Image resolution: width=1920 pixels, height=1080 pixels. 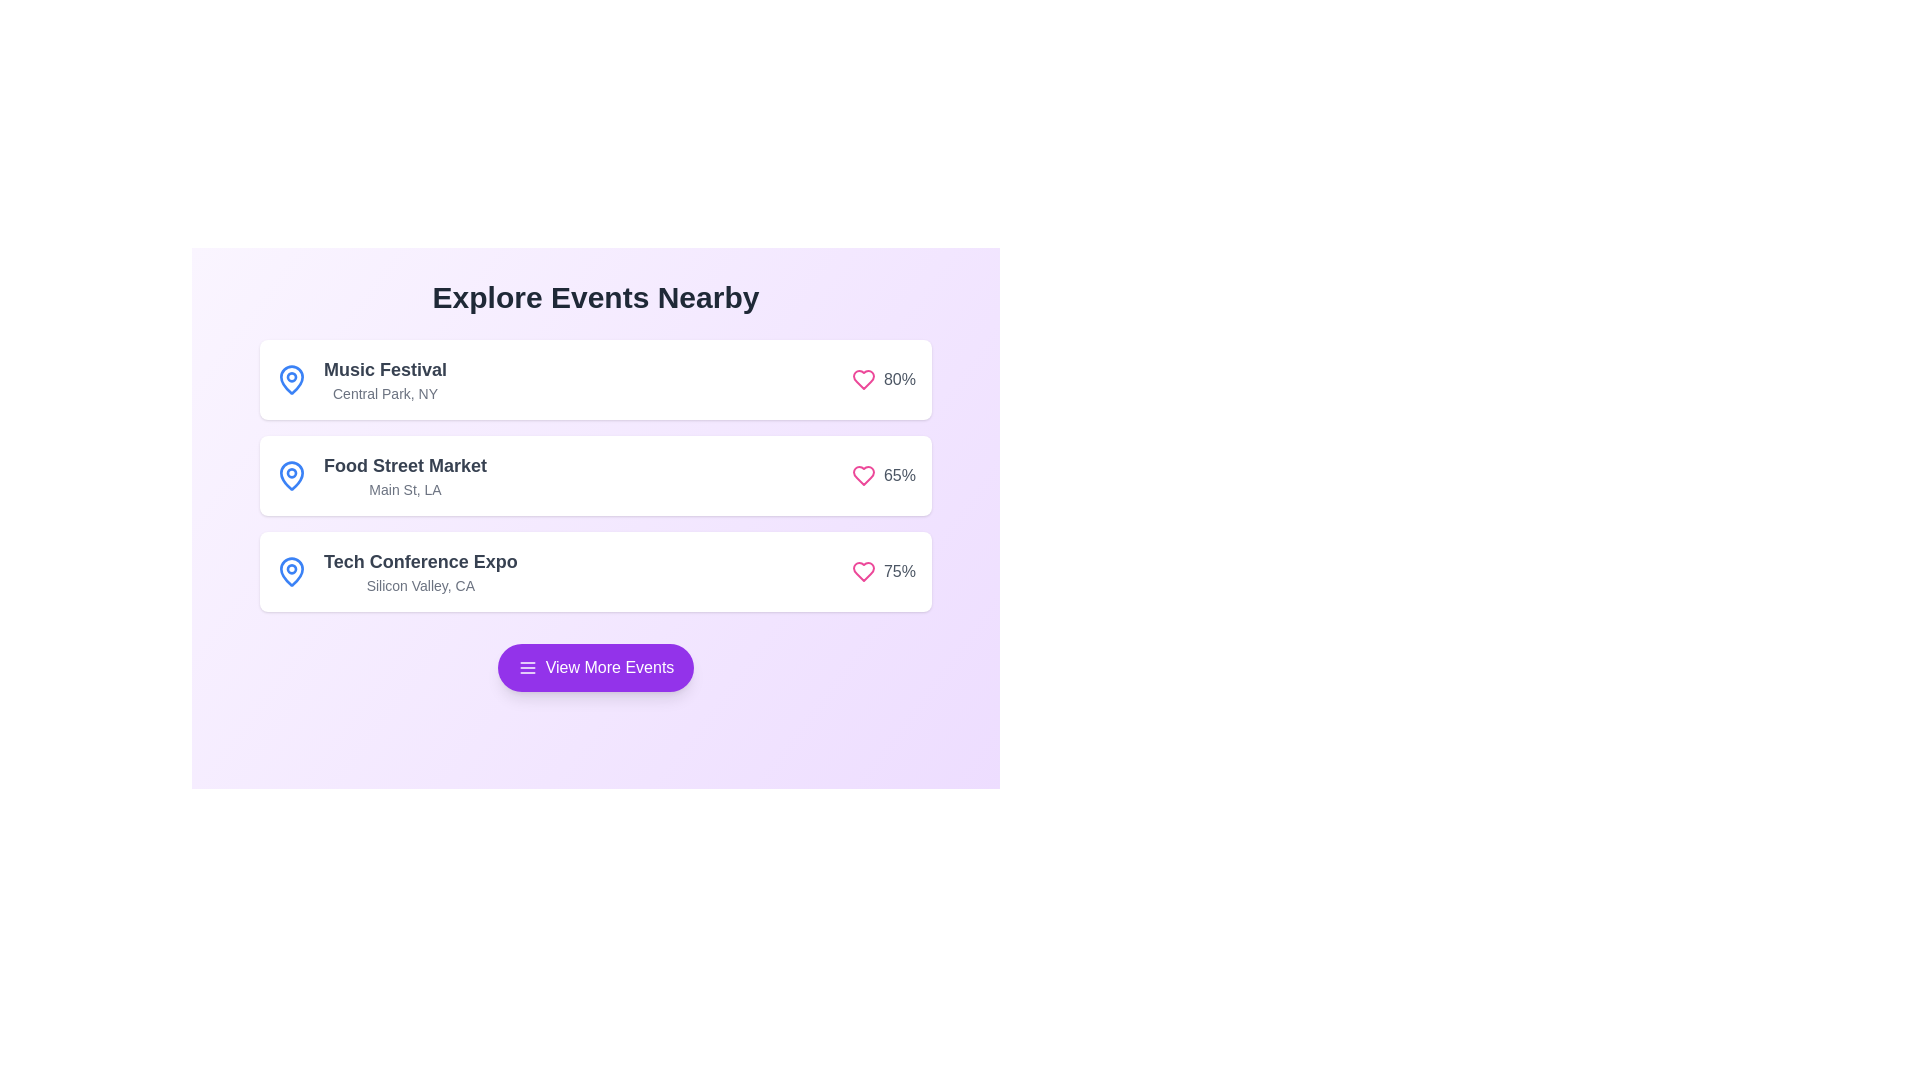 What do you see at coordinates (594, 571) in the screenshot?
I see `information displayed on the 'Tech Conference Expo' event card, which is the third card in the vertical list of event cards` at bounding box center [594, 571].